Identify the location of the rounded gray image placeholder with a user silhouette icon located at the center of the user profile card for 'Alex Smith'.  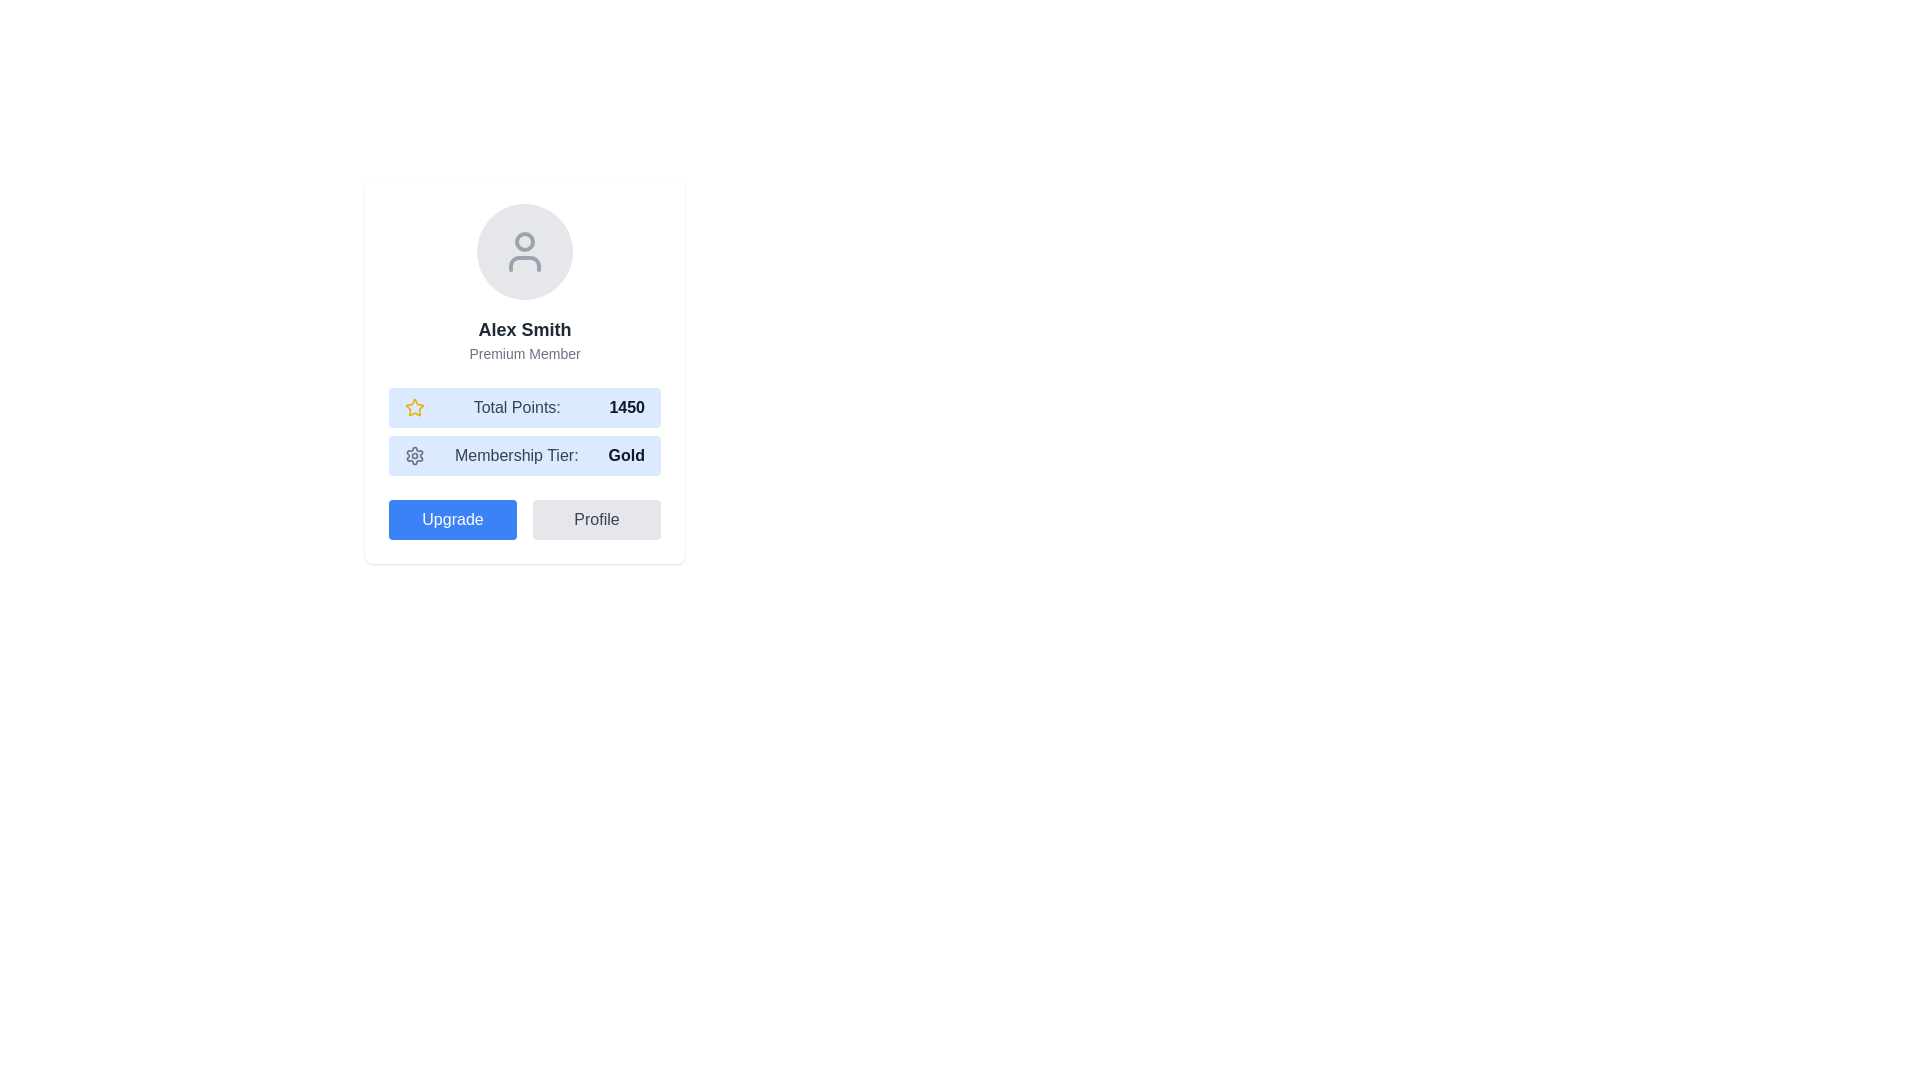
(524, 250).